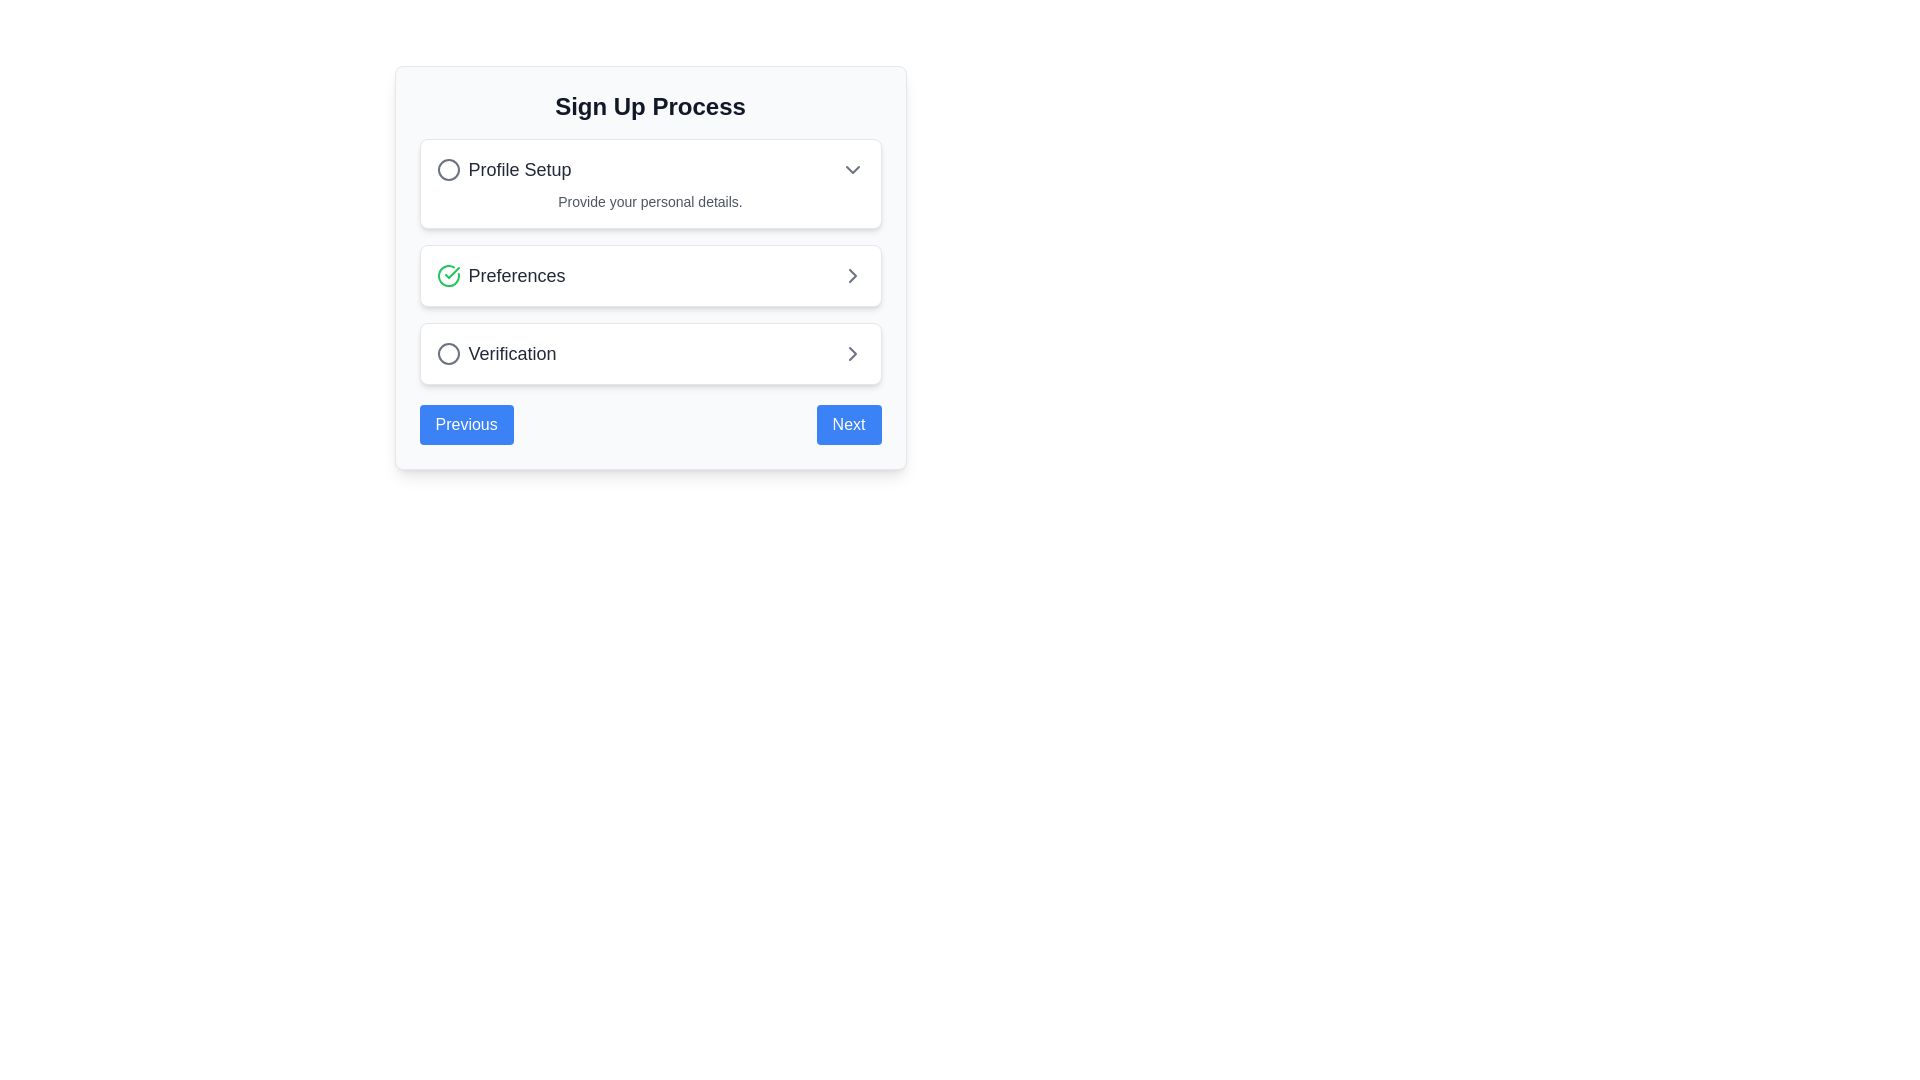 The width and height of the screenshot is (1920, 1080). Describe the element at coordinates (650, 423) in the screenshot. I see `the 'Previous' or 'Next' button in the navigation control at the bottom of the form` at that location.